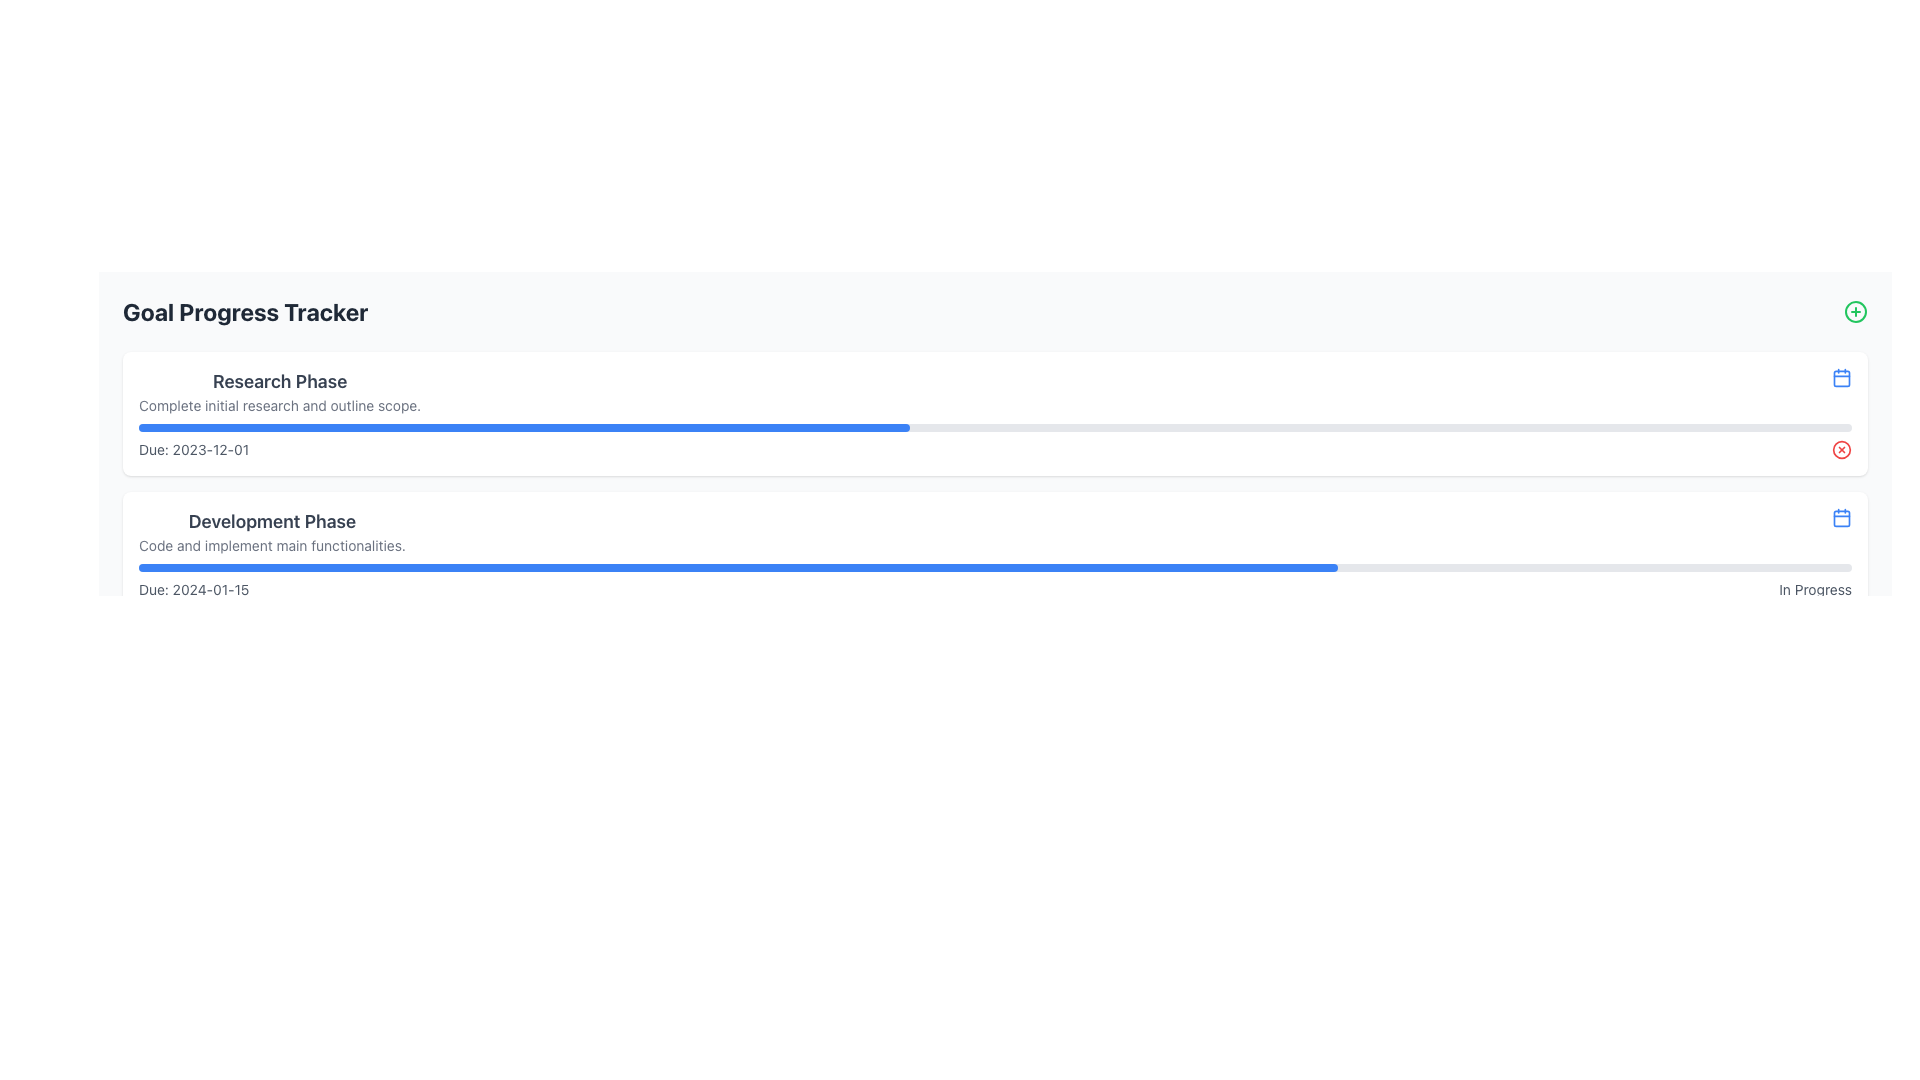  I want to click on the text element that reads 'Code and implement main functionalities.' which is styled in gray and located below the 'Development Phase' header, so click(271, 546).